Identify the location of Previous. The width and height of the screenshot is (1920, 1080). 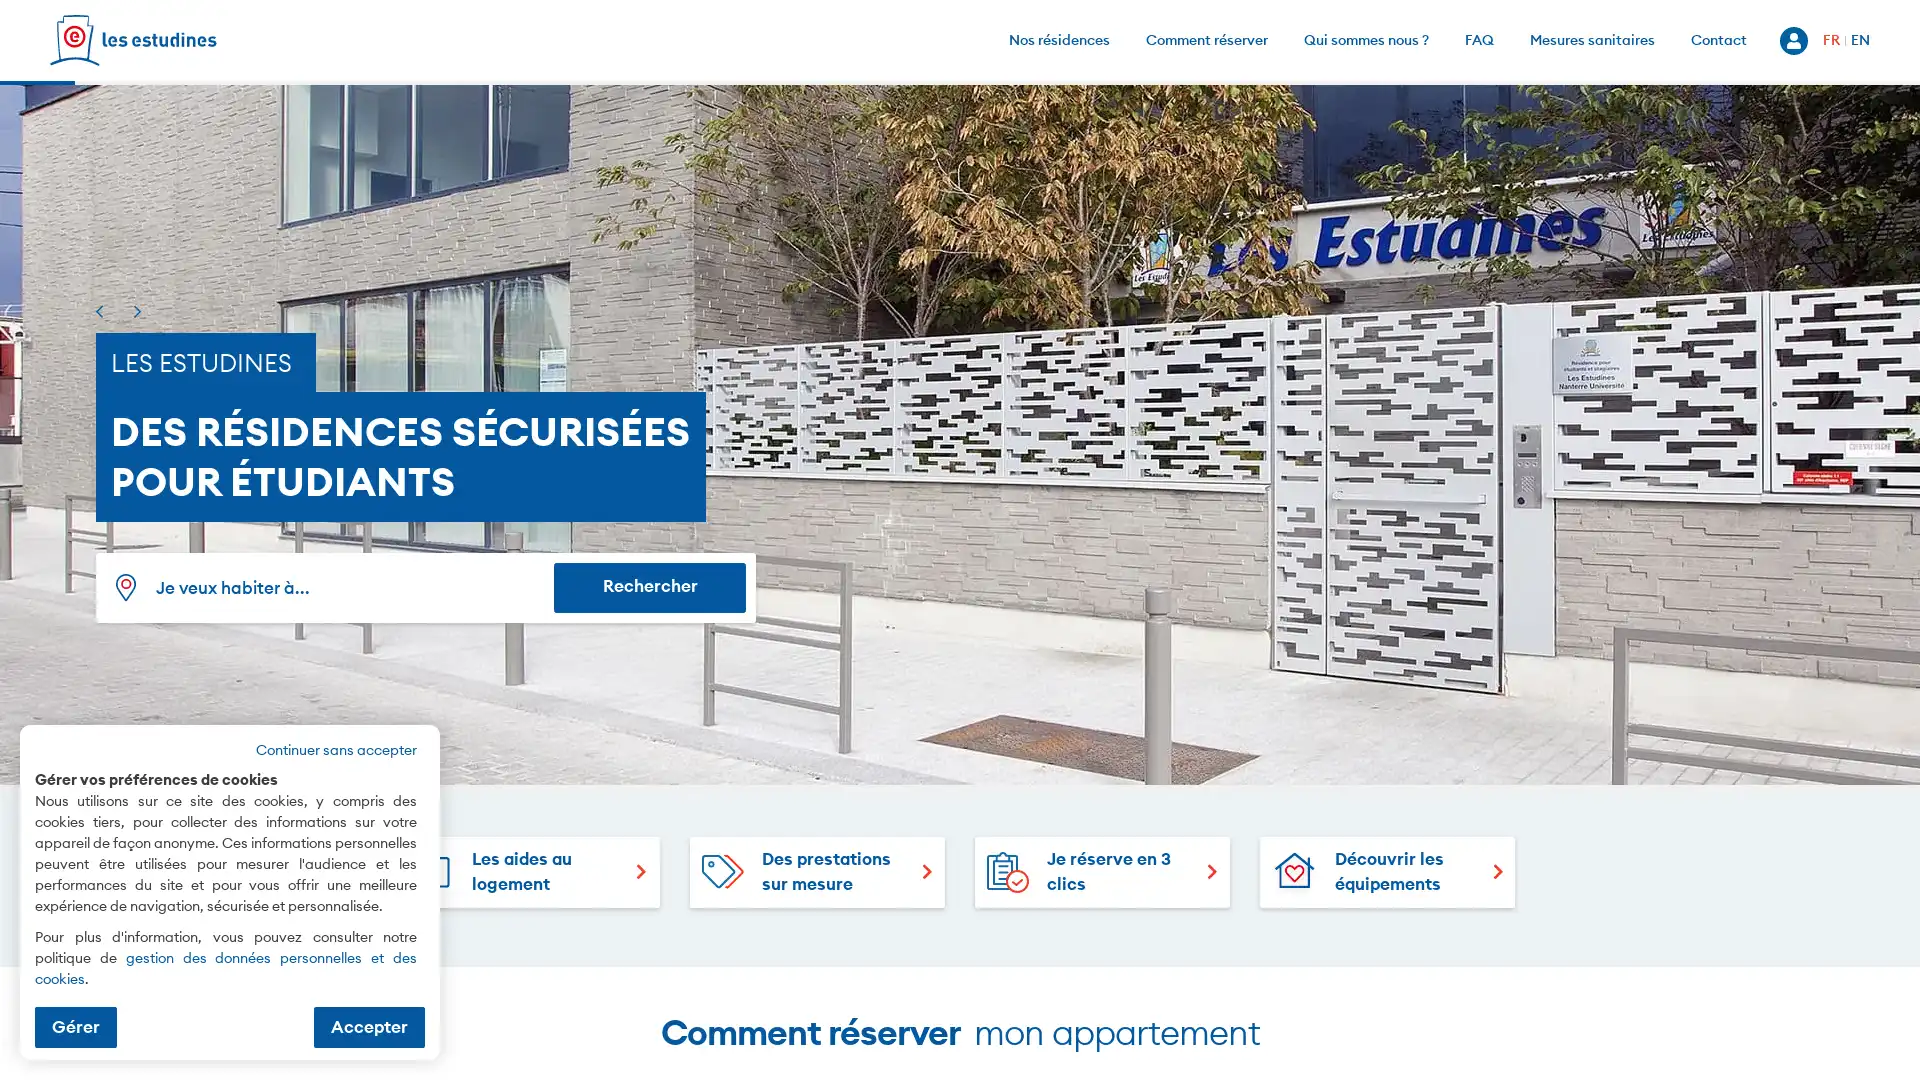
(98, 311).